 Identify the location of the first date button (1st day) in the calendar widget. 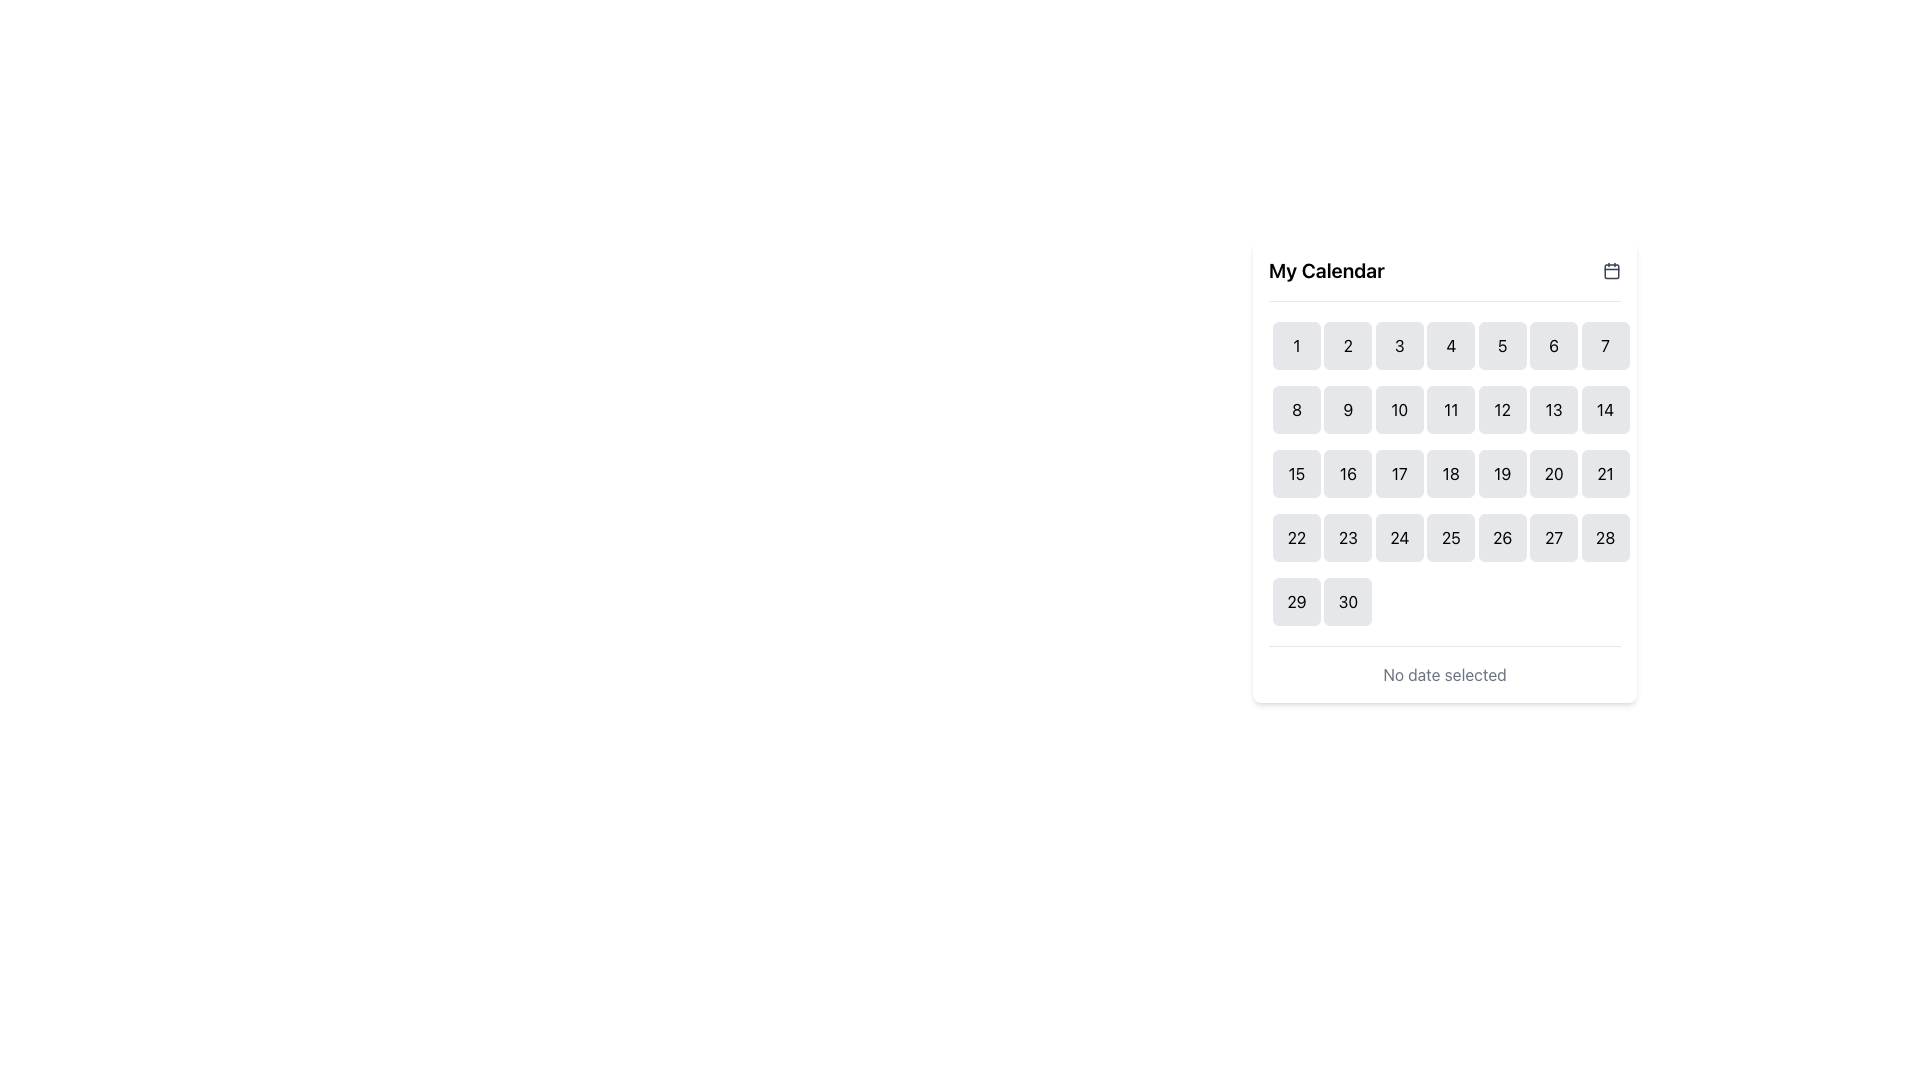
(1296, 345).